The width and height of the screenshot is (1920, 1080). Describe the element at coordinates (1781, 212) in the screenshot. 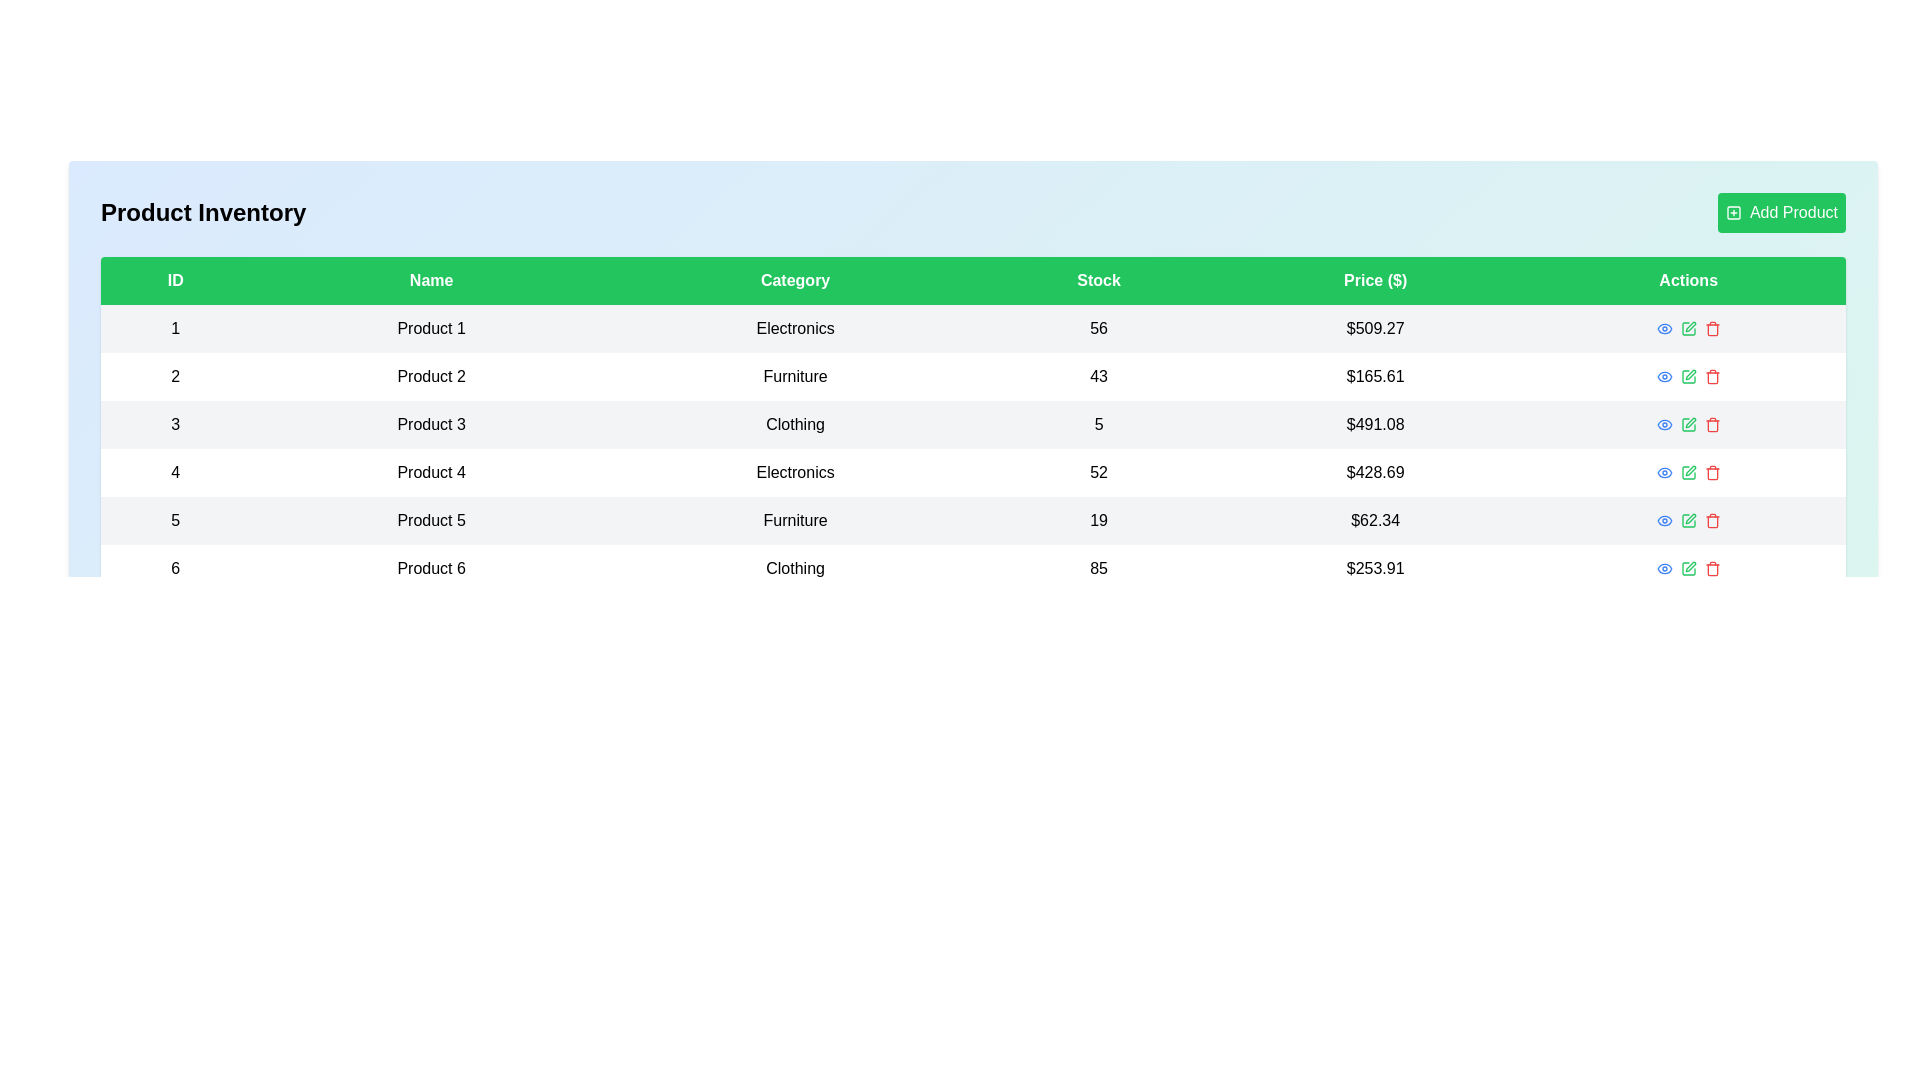

I see `the 'Add Product' button to initiate the process of adding a new product to the inventory table` at that location.